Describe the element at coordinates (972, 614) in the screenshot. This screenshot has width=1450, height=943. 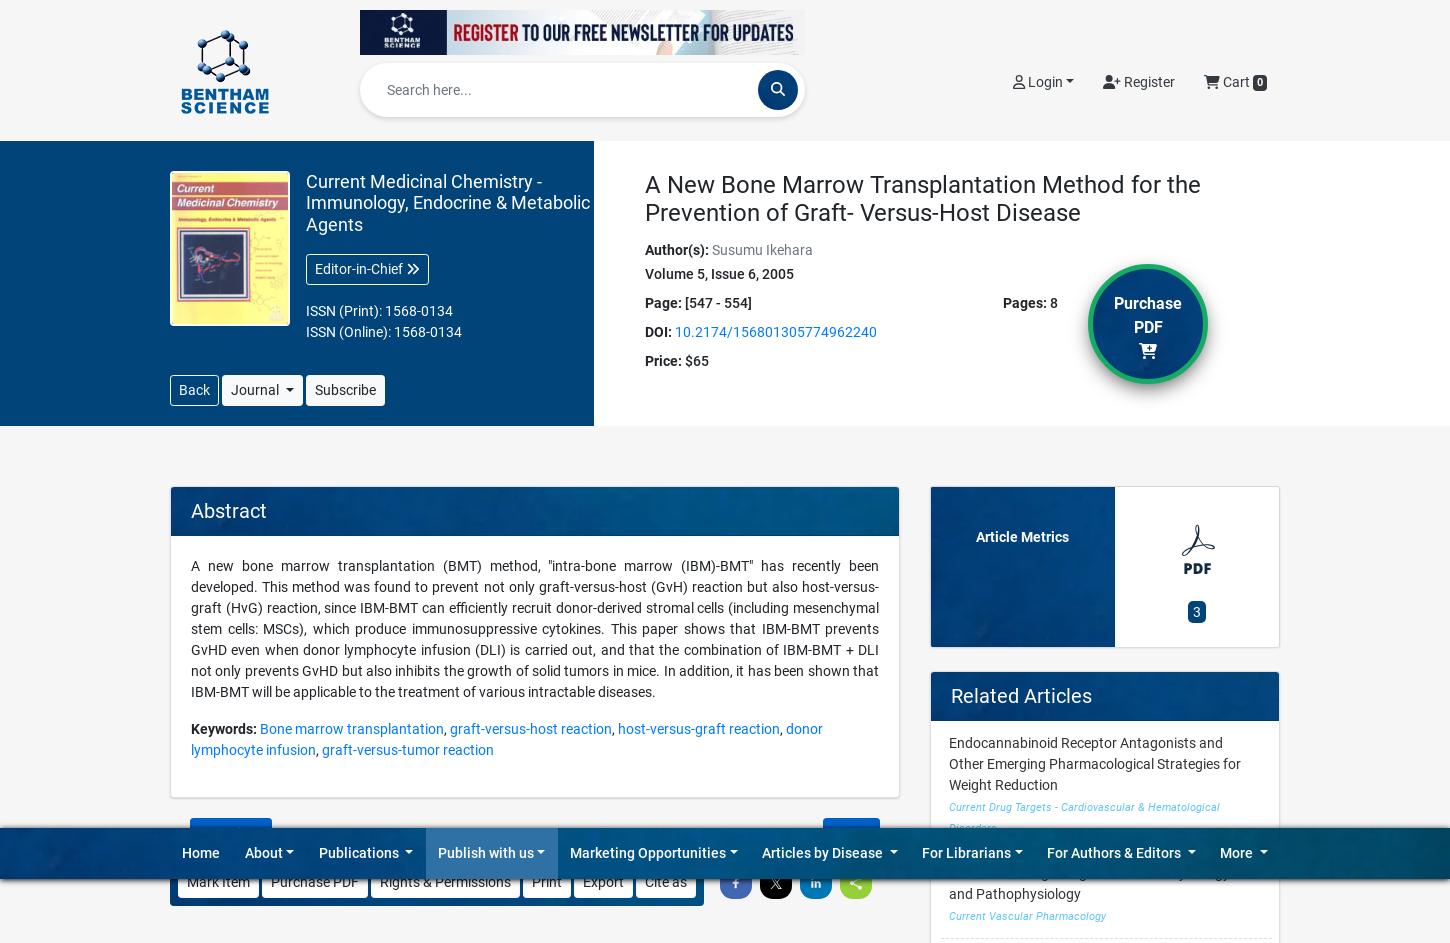
I see `'Preface'` at that location.